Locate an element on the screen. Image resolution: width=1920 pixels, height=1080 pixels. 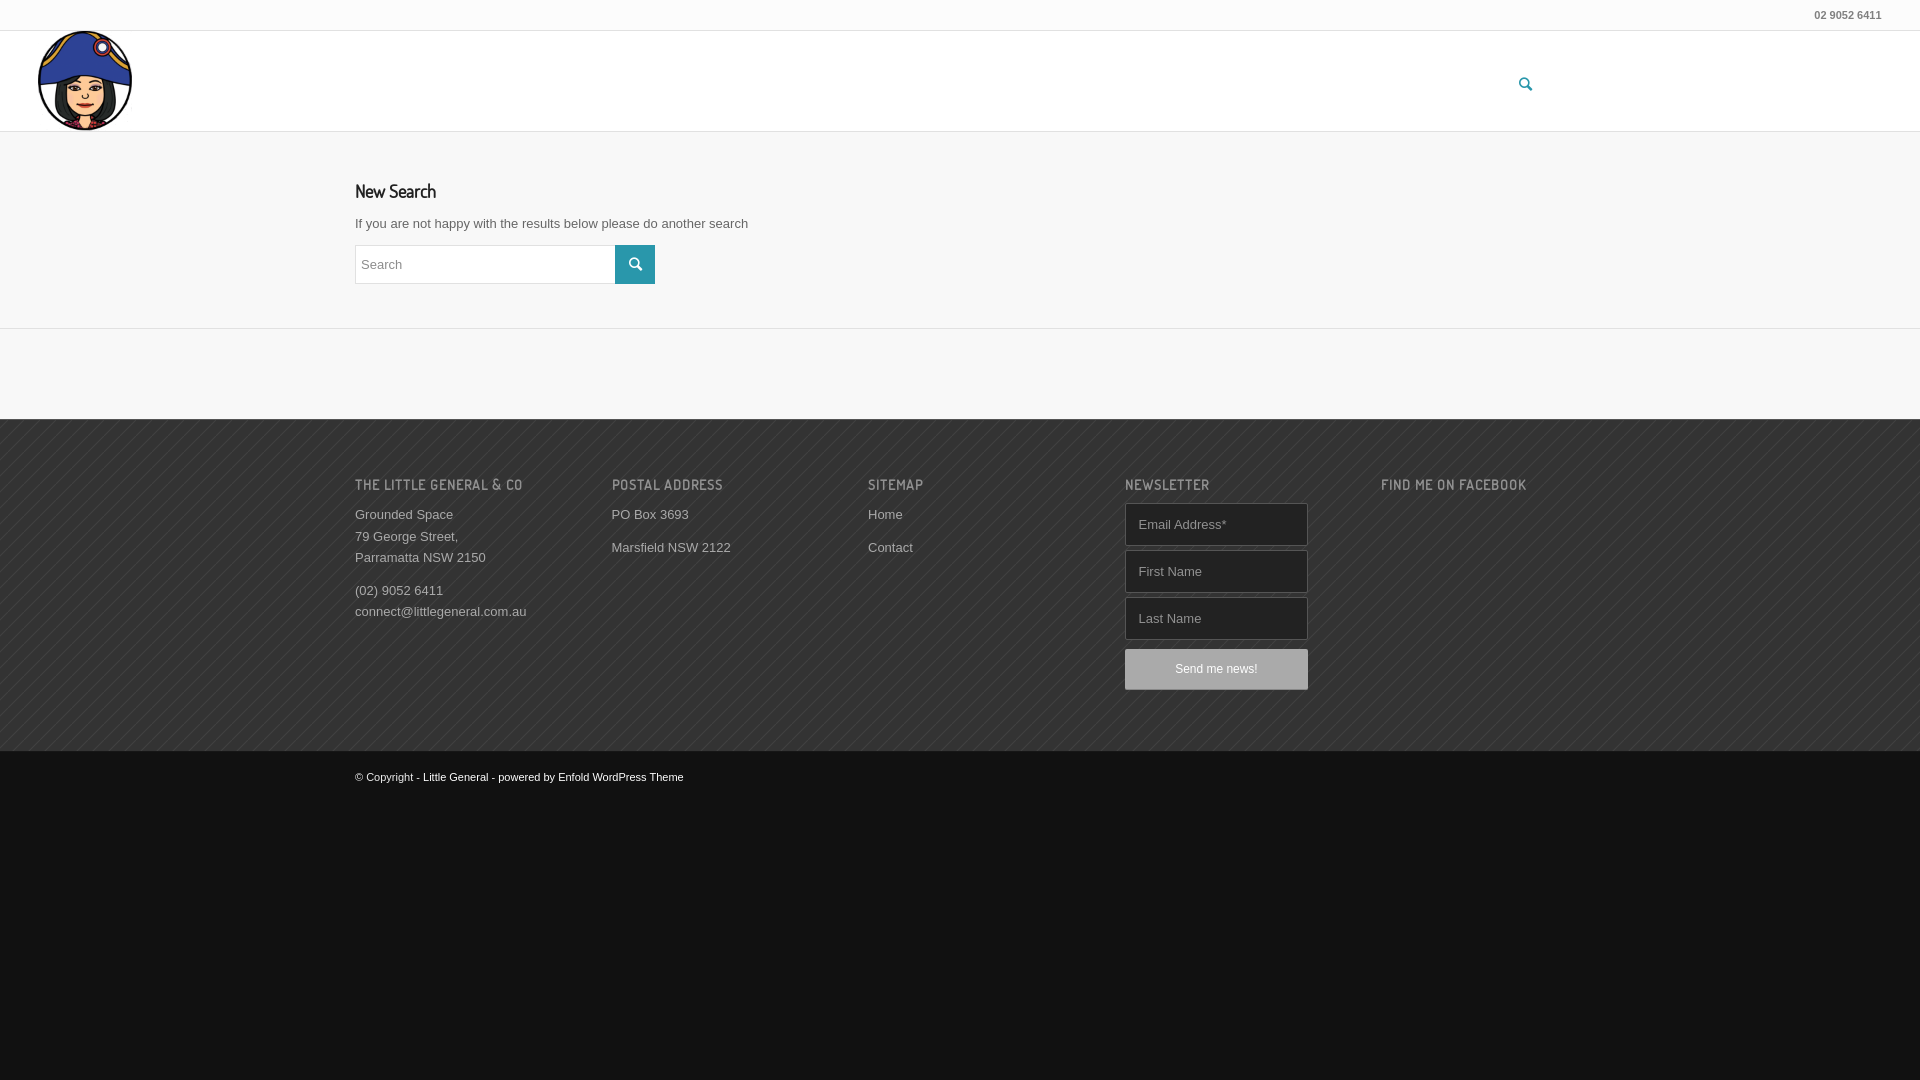
'Contact' is located at coordinates (1799, 49).